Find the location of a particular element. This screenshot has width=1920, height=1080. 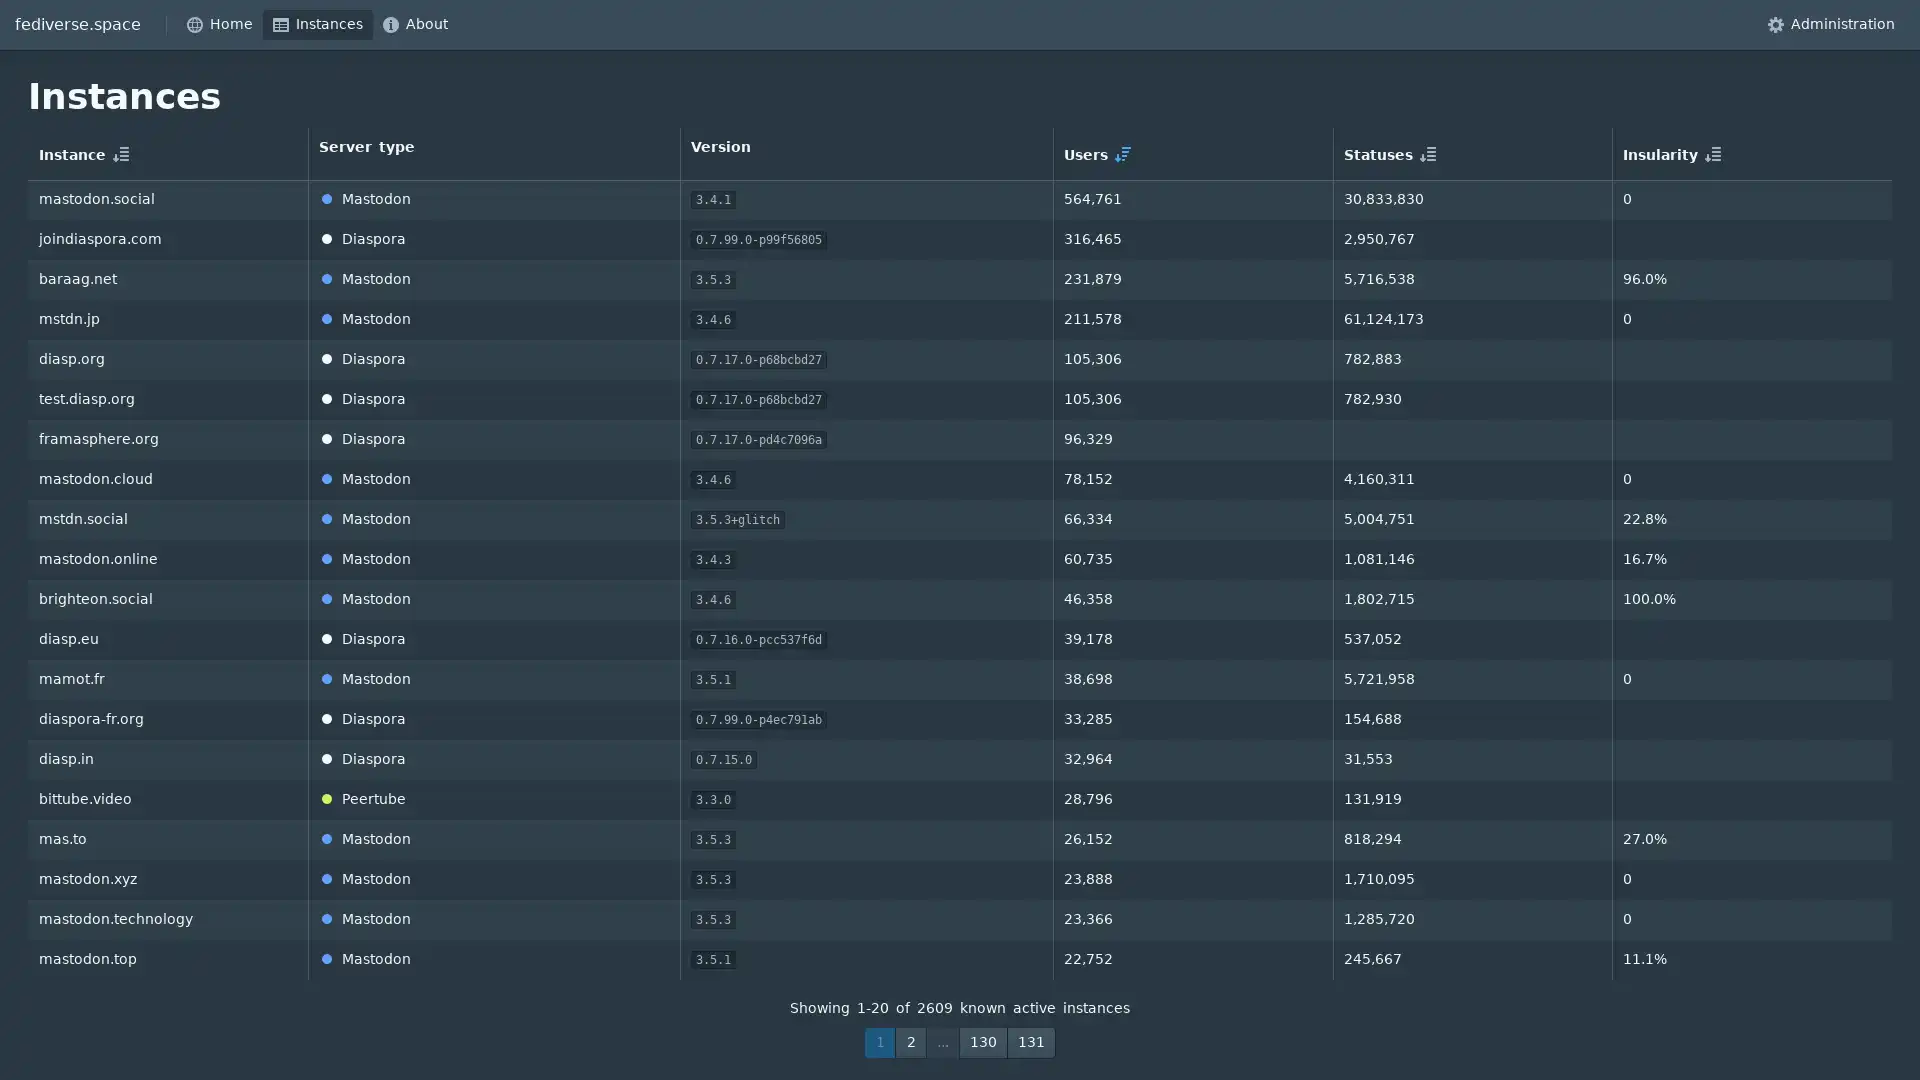

131 is located at coordinates (1031, 1041).